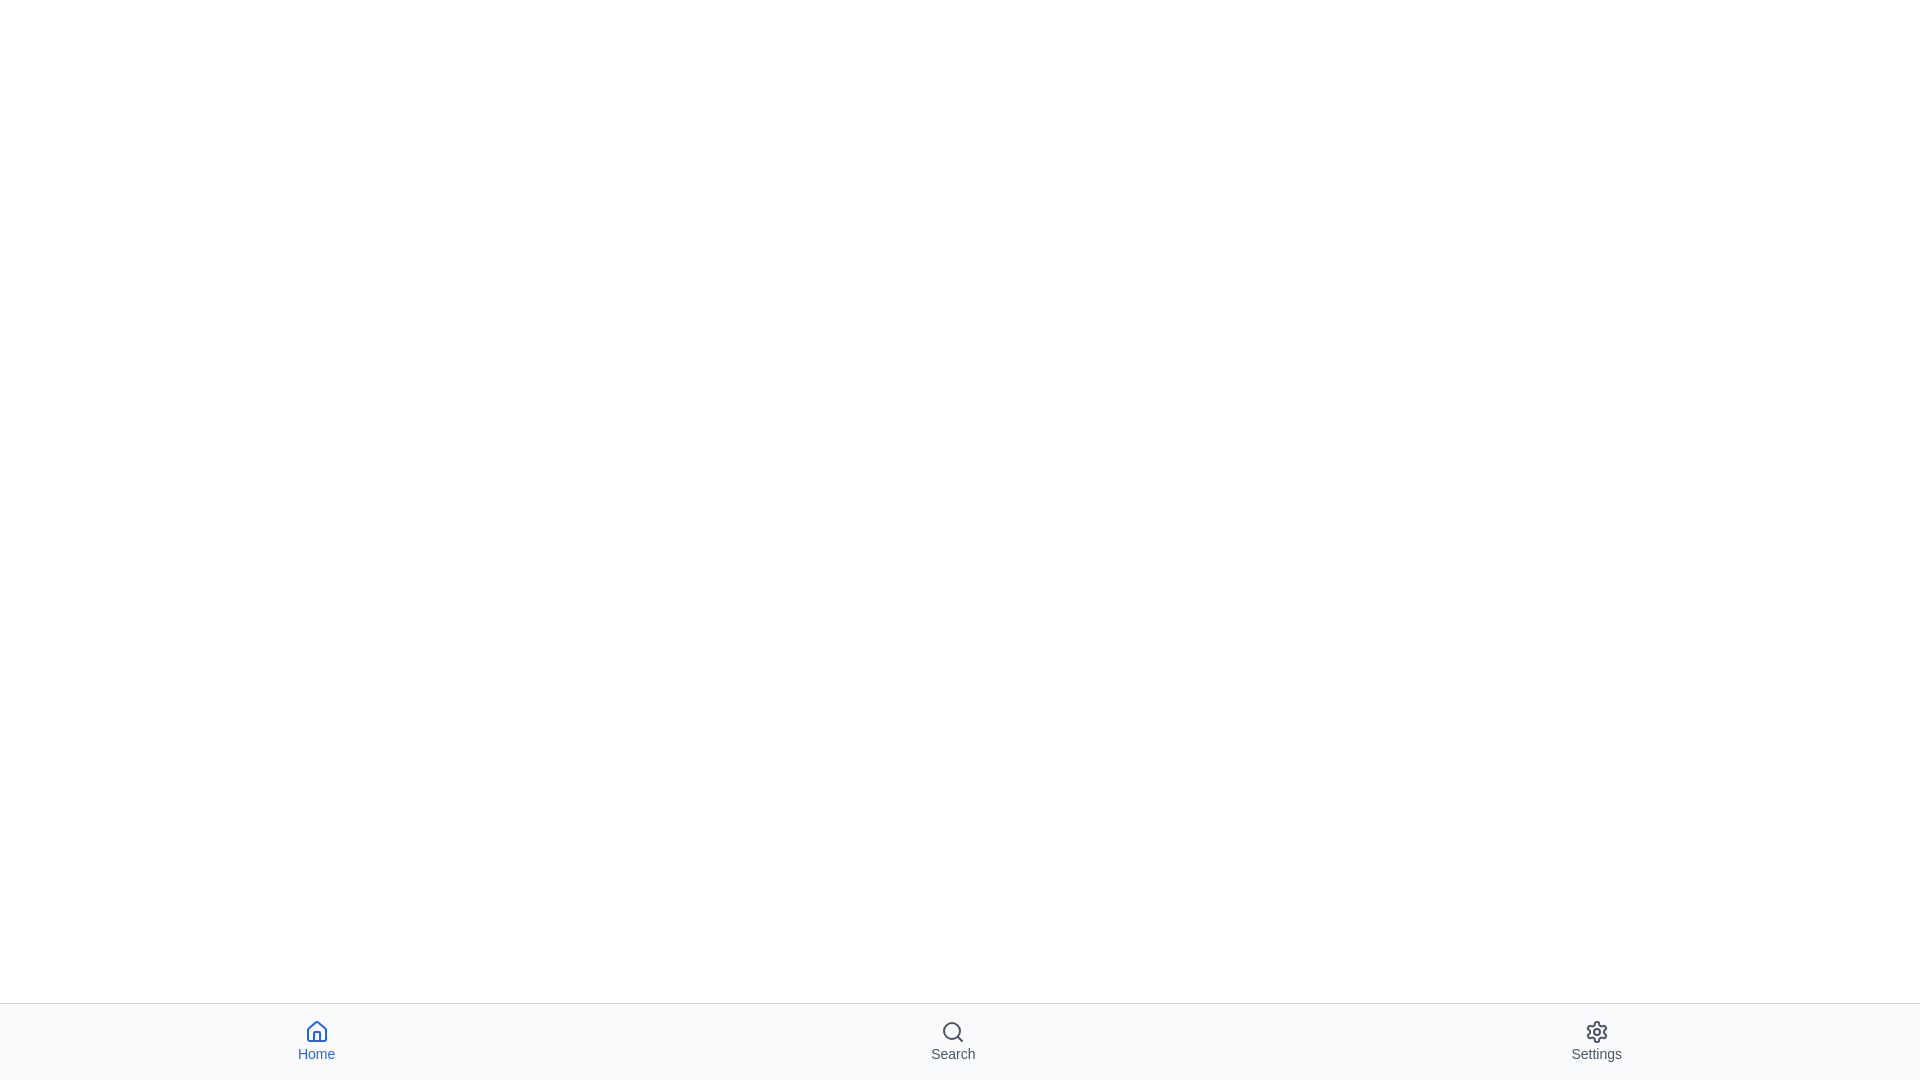 Image resolution: width=1920 pixels, height=1080 pixels. Describe the element at coordinates (952, 1040) in the screenshot. I see `the search button located centrally in the bottom navigation bar` at that location.